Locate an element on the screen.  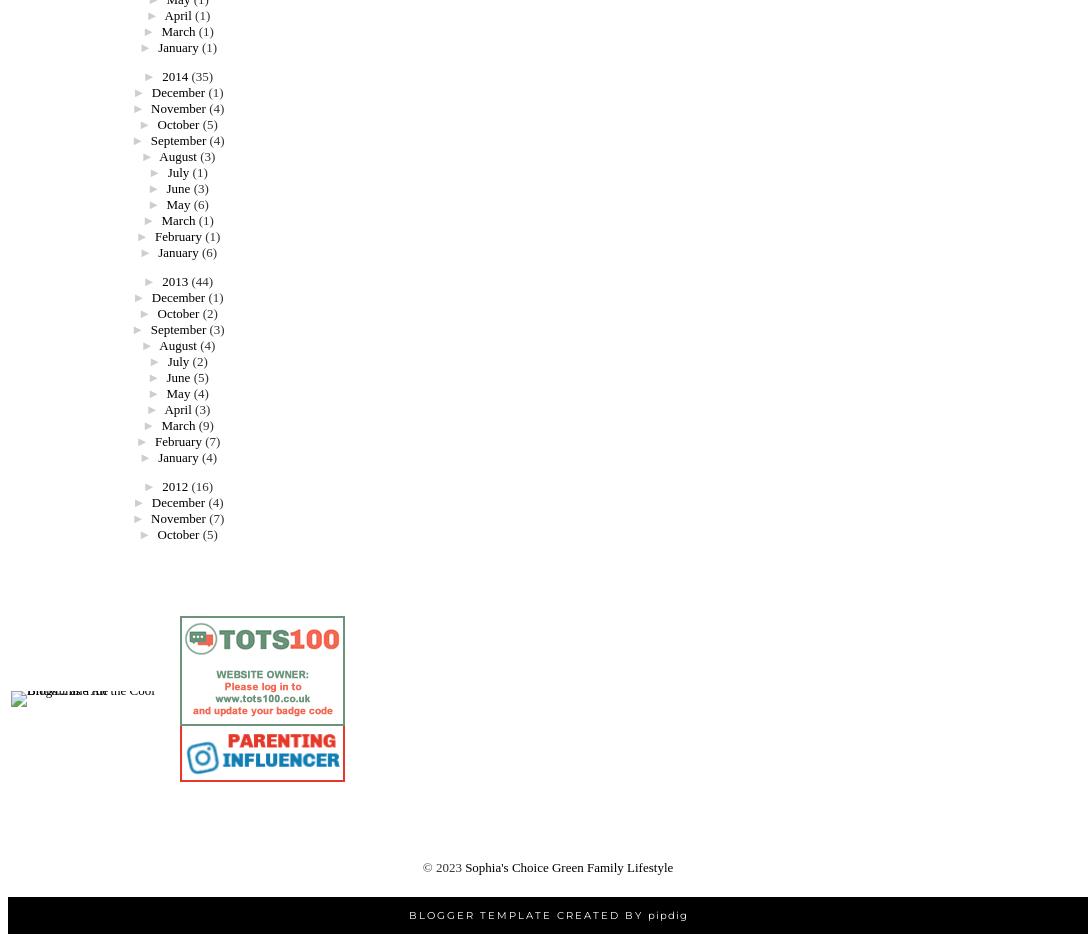
'(44)' is located at coordinates (190, 279).